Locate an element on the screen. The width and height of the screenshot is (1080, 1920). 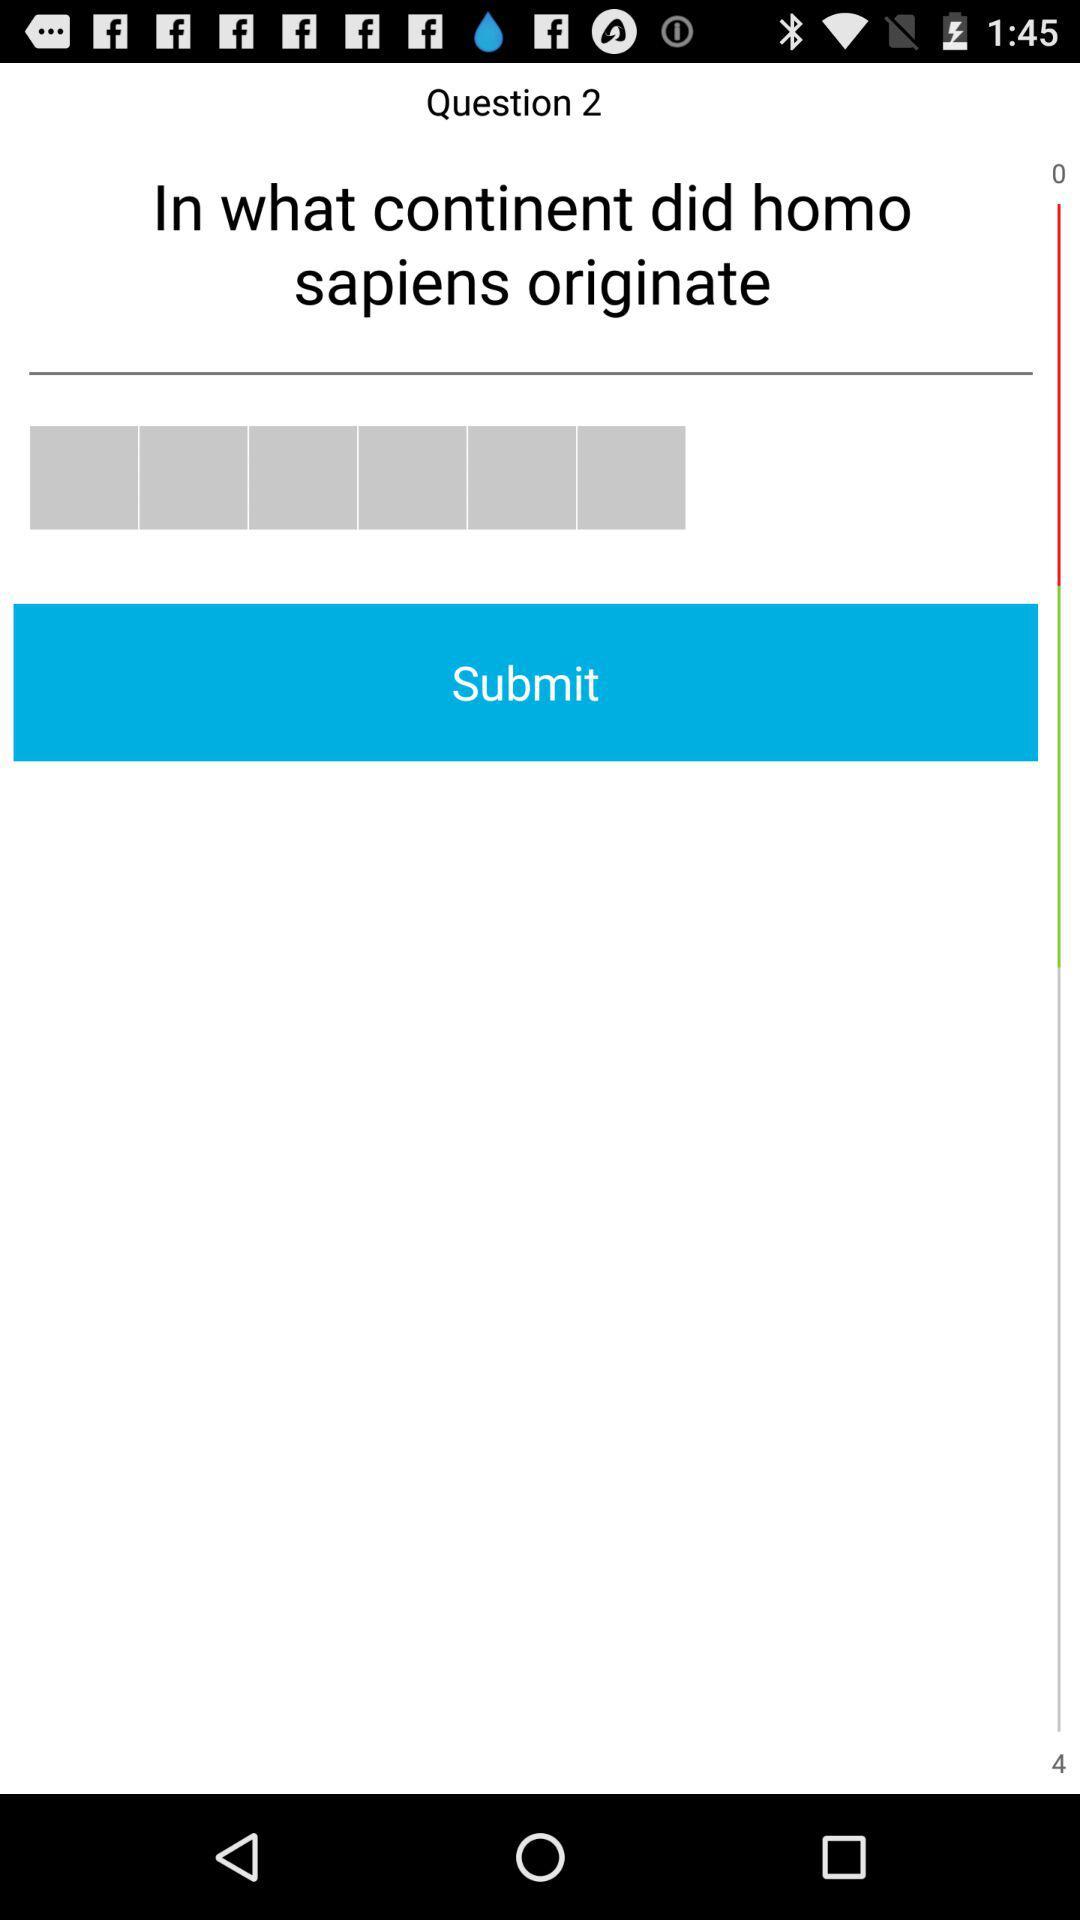
item above the submit icon is located at coordinates (83, 476).